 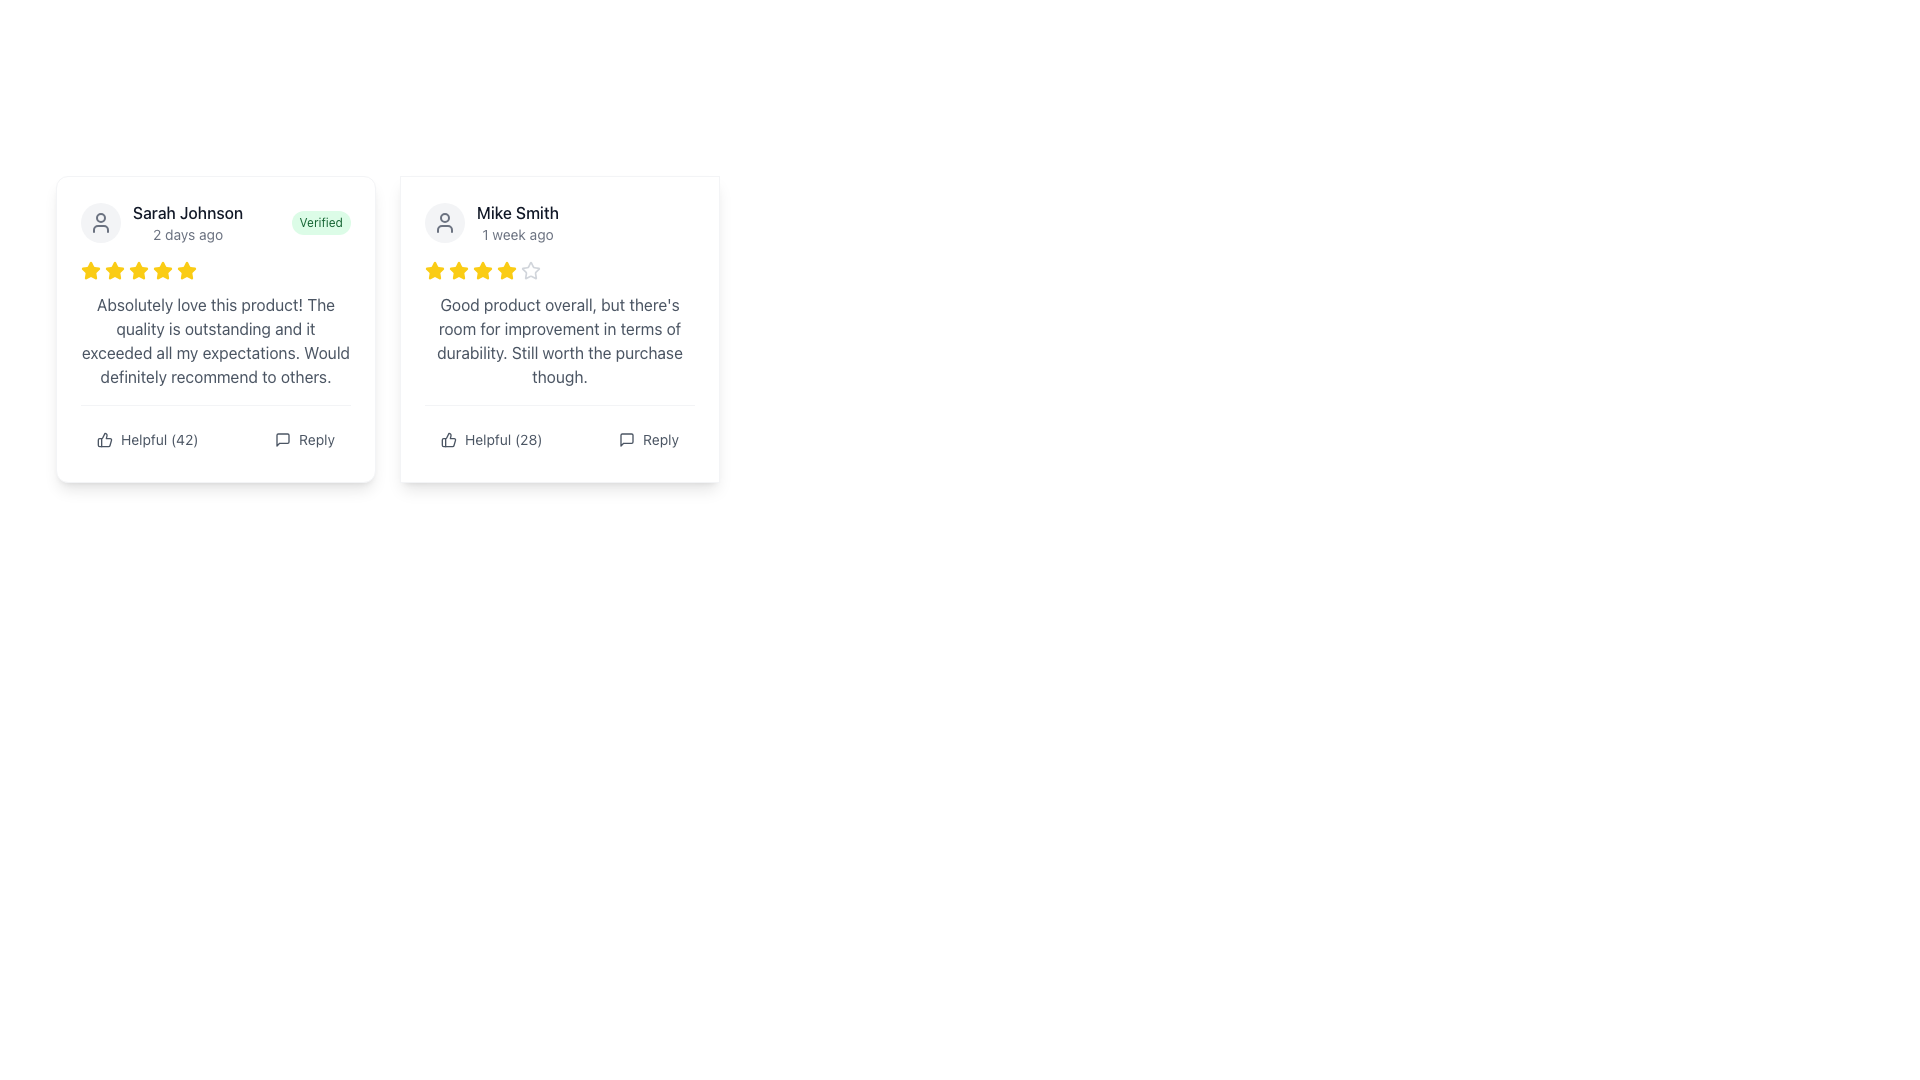 What do you see at coordinates (560, 339) in the screenshot?
I see `the user review text block styled in gray that reads 'Good product overall, but there's room for improvement in terms of durability. Still worth the purchase though.'` at bounding box center [560, 339].